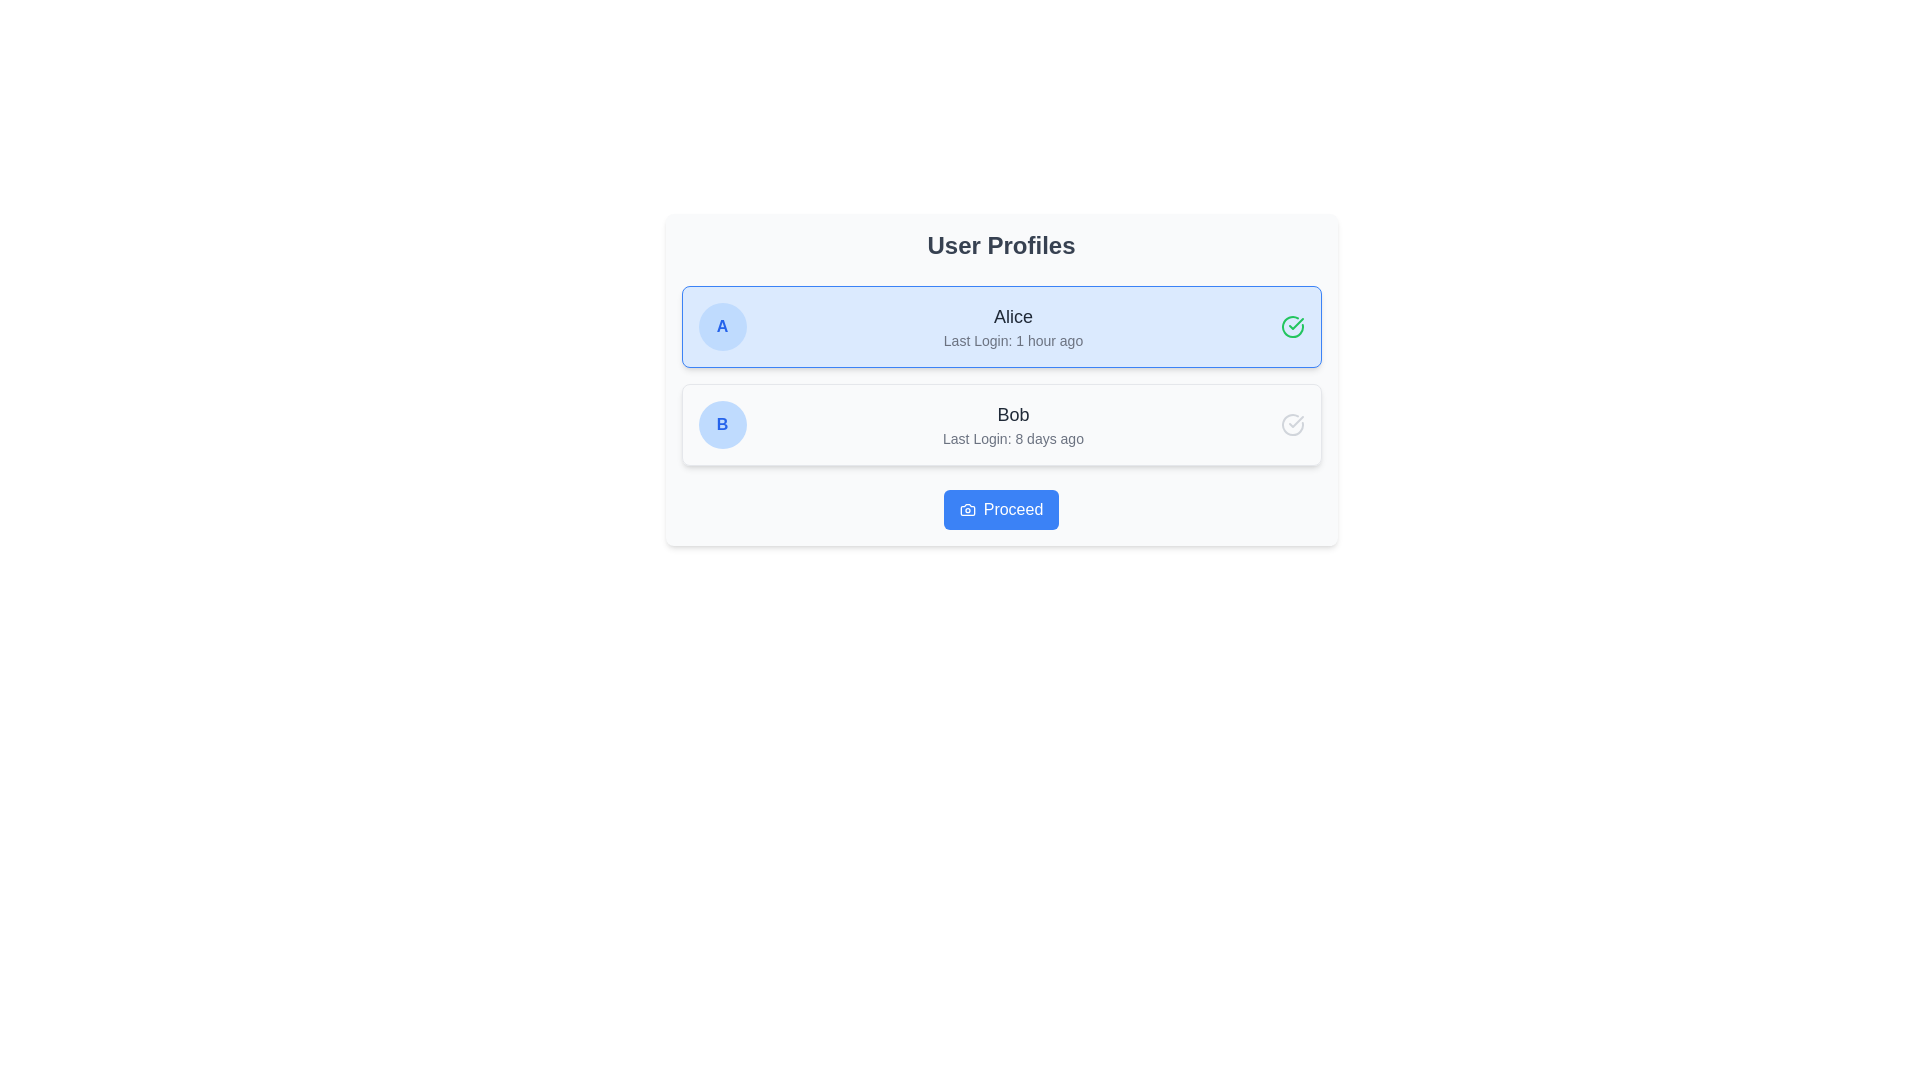  Describe the element at coordinates (1001, 423) in the screenshot. I see `the User Profile Block located in the second row under 'User Profiles'` at that location.